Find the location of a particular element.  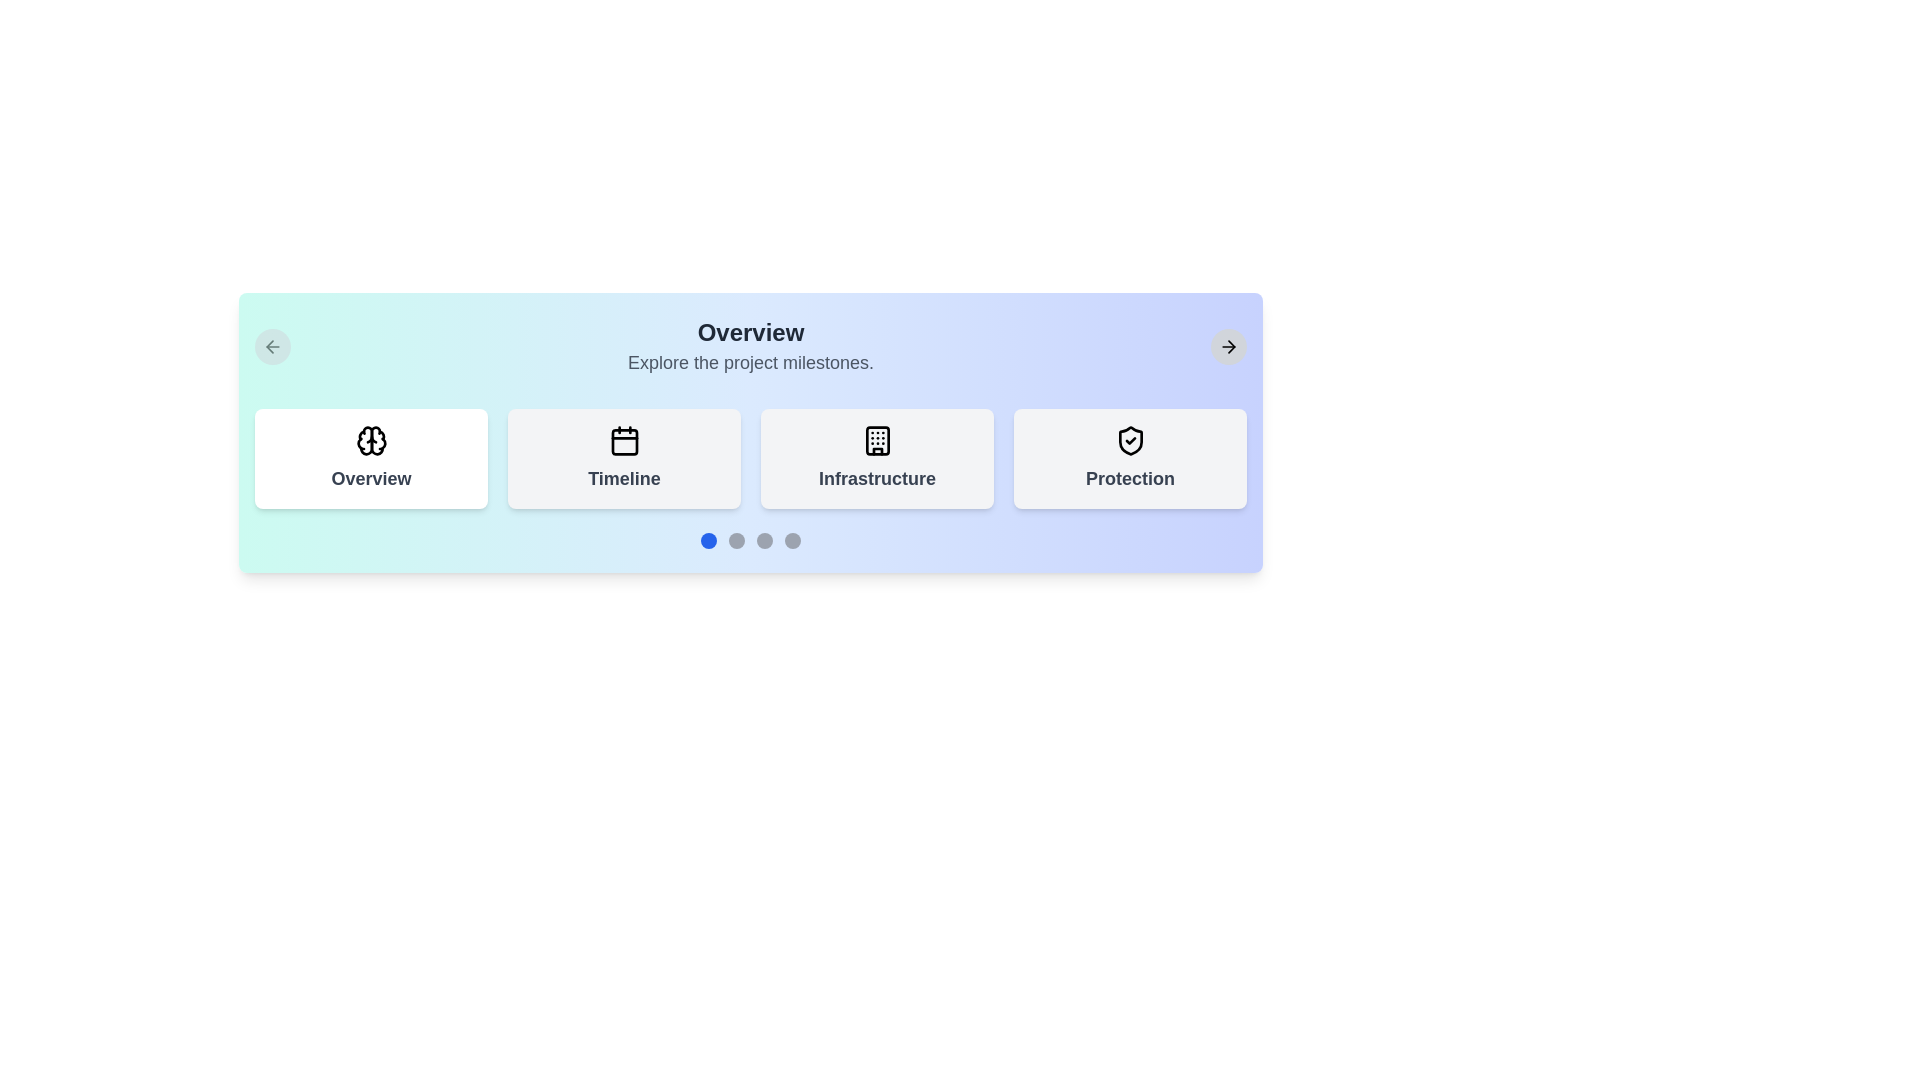

the 'Timeline' card, which is the second card in a row of four elements, located between the 'Overview' and 'Infrastructure' cards is located at coordinates (623, 459).